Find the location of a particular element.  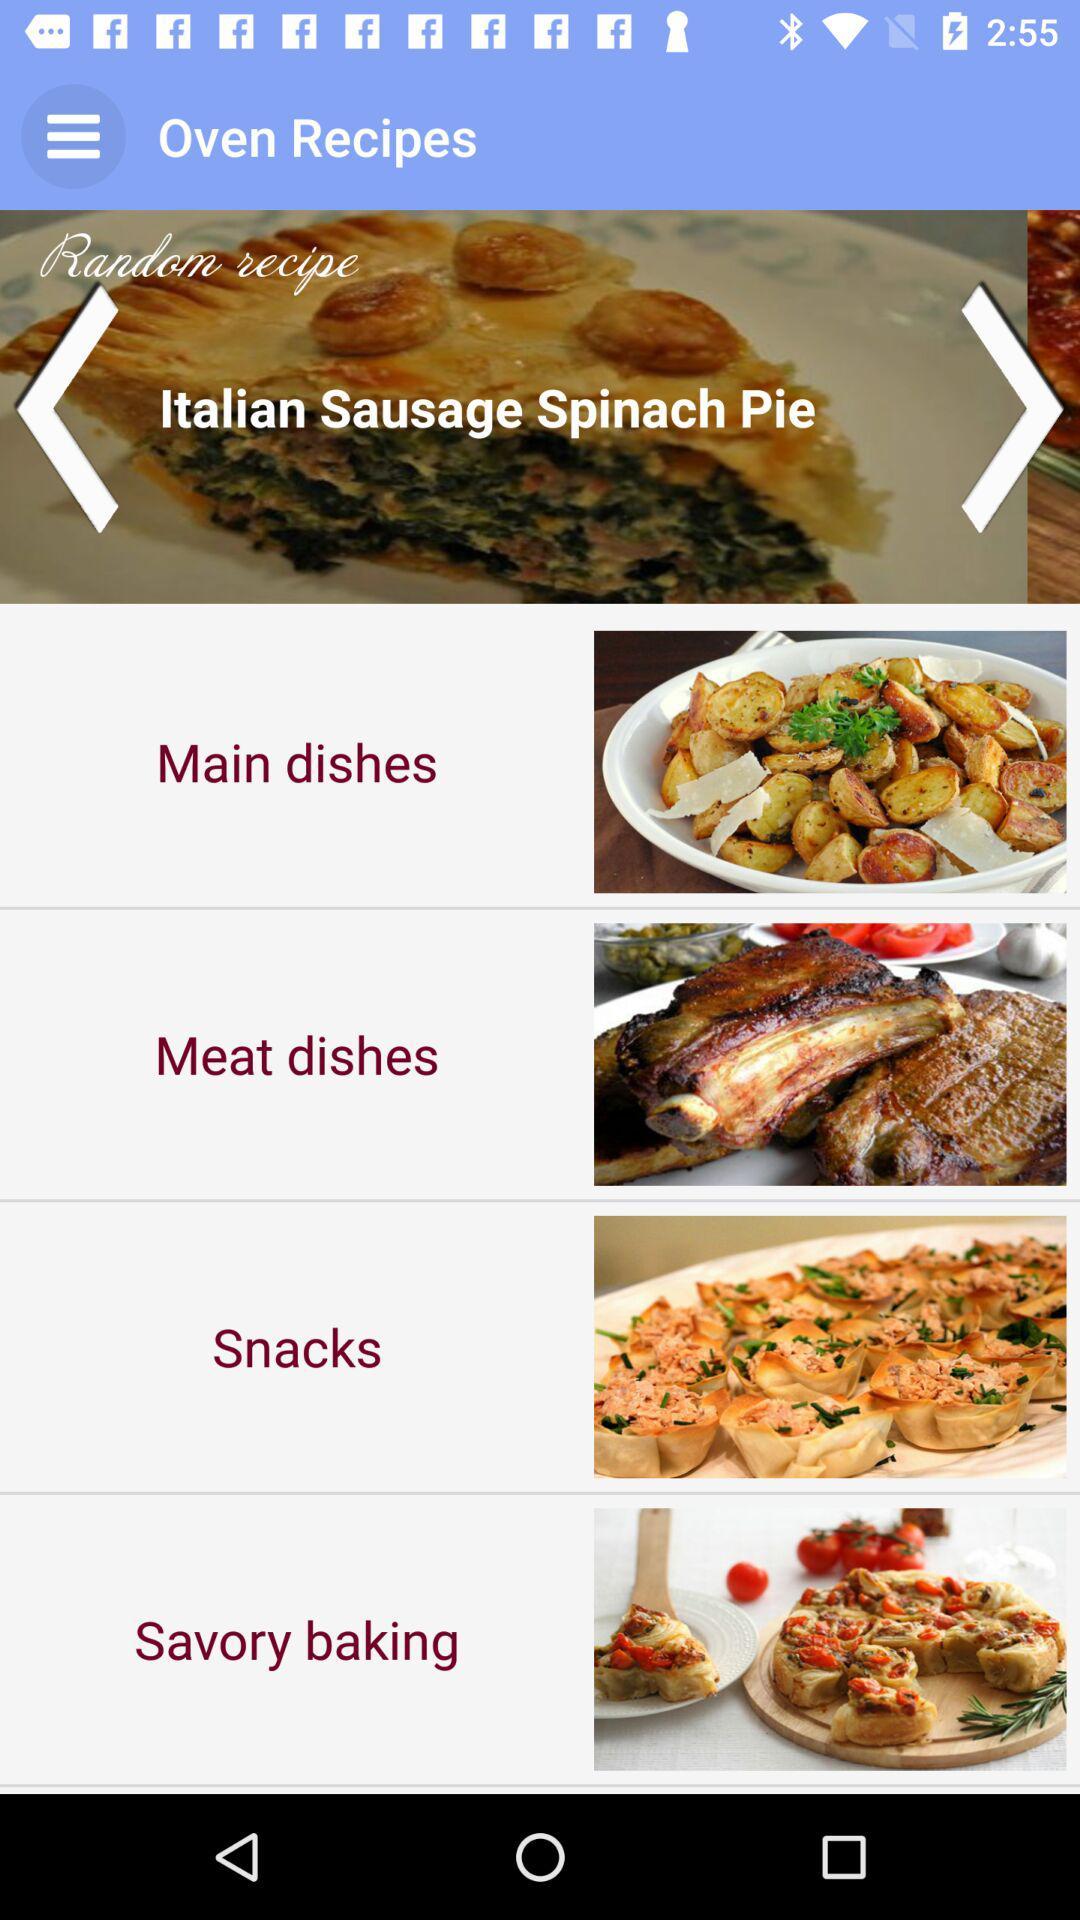

the item below the snacks is located at coordinates (297, 1639).